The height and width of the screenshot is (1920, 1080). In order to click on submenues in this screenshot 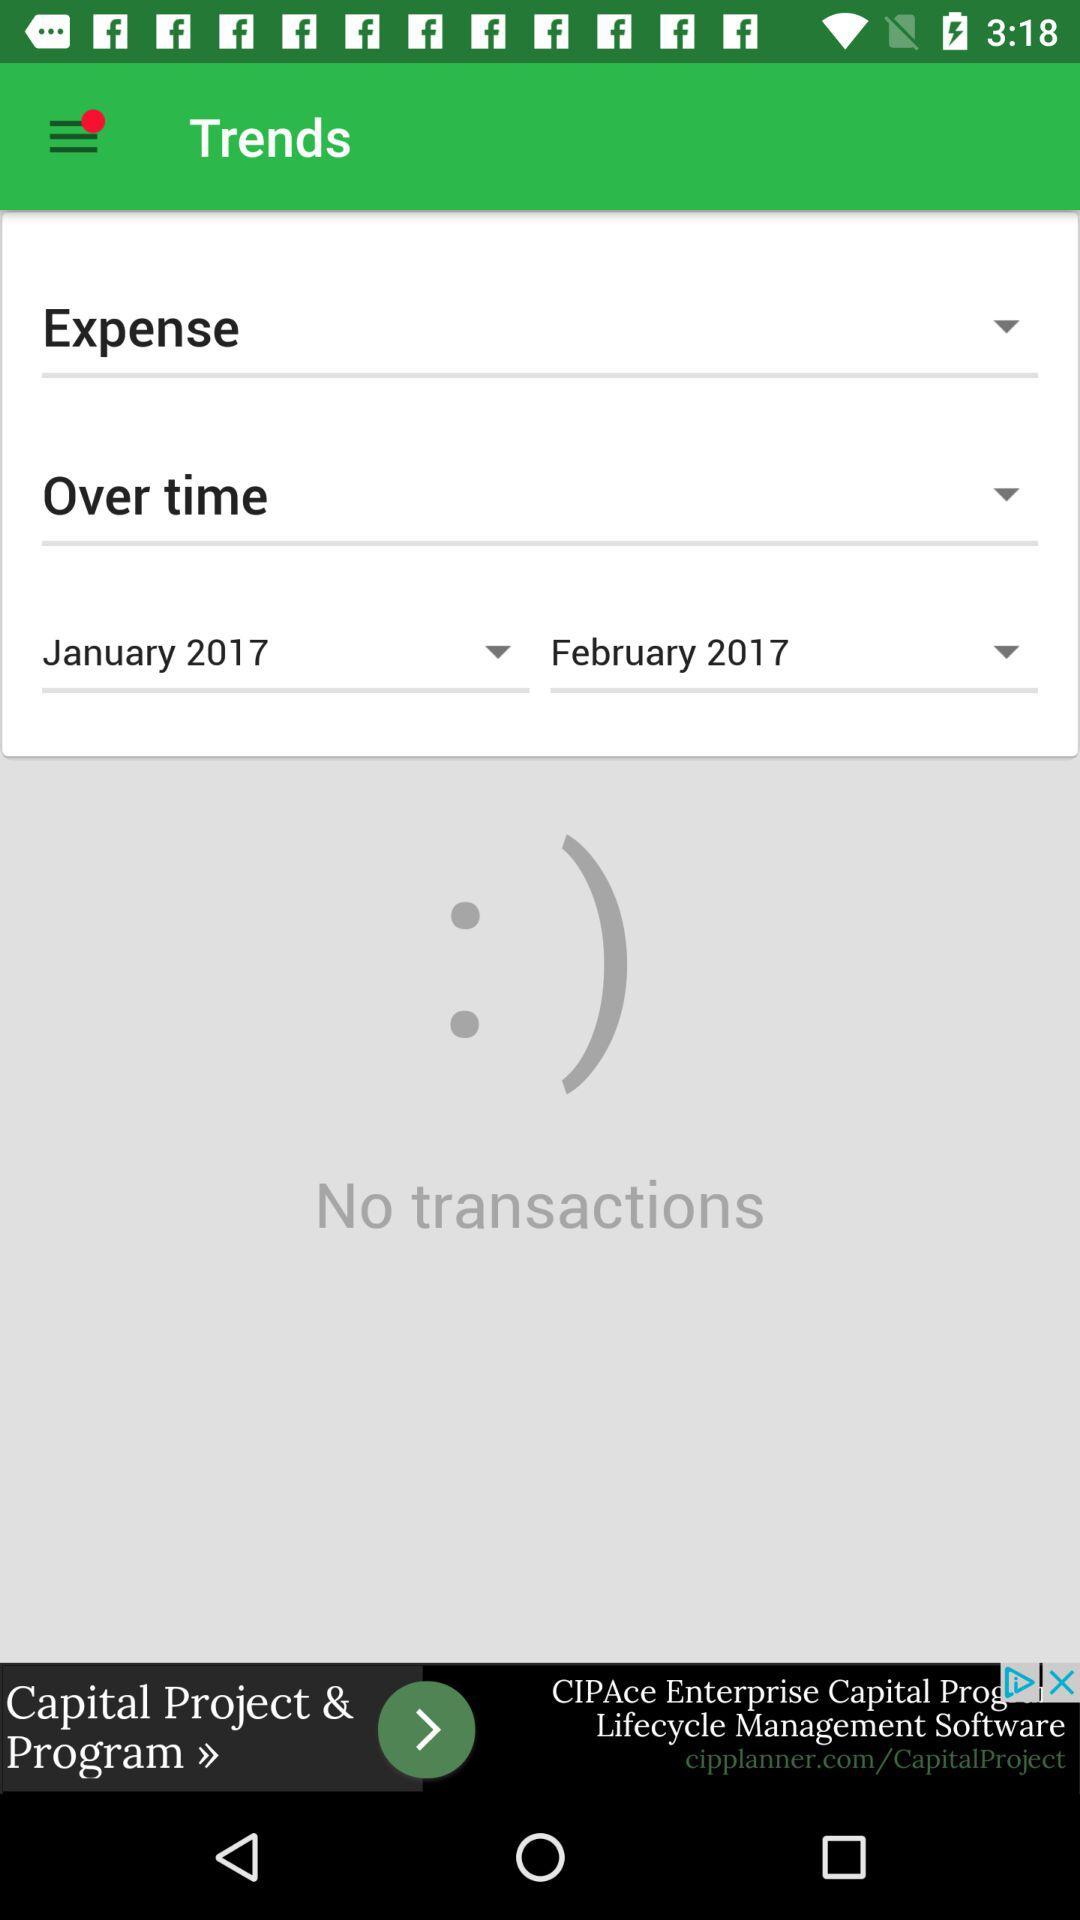, I will do `click(72, 135)`.